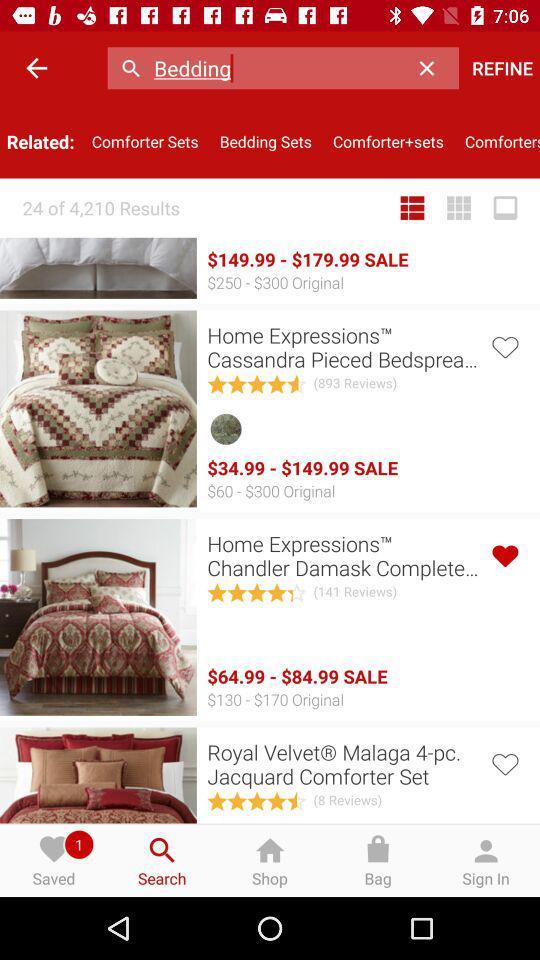 The height and width of the screenshot is (960, 540). Describe the element at coordinates (496, 140) in the screenshot. I see `comforters` at that location.